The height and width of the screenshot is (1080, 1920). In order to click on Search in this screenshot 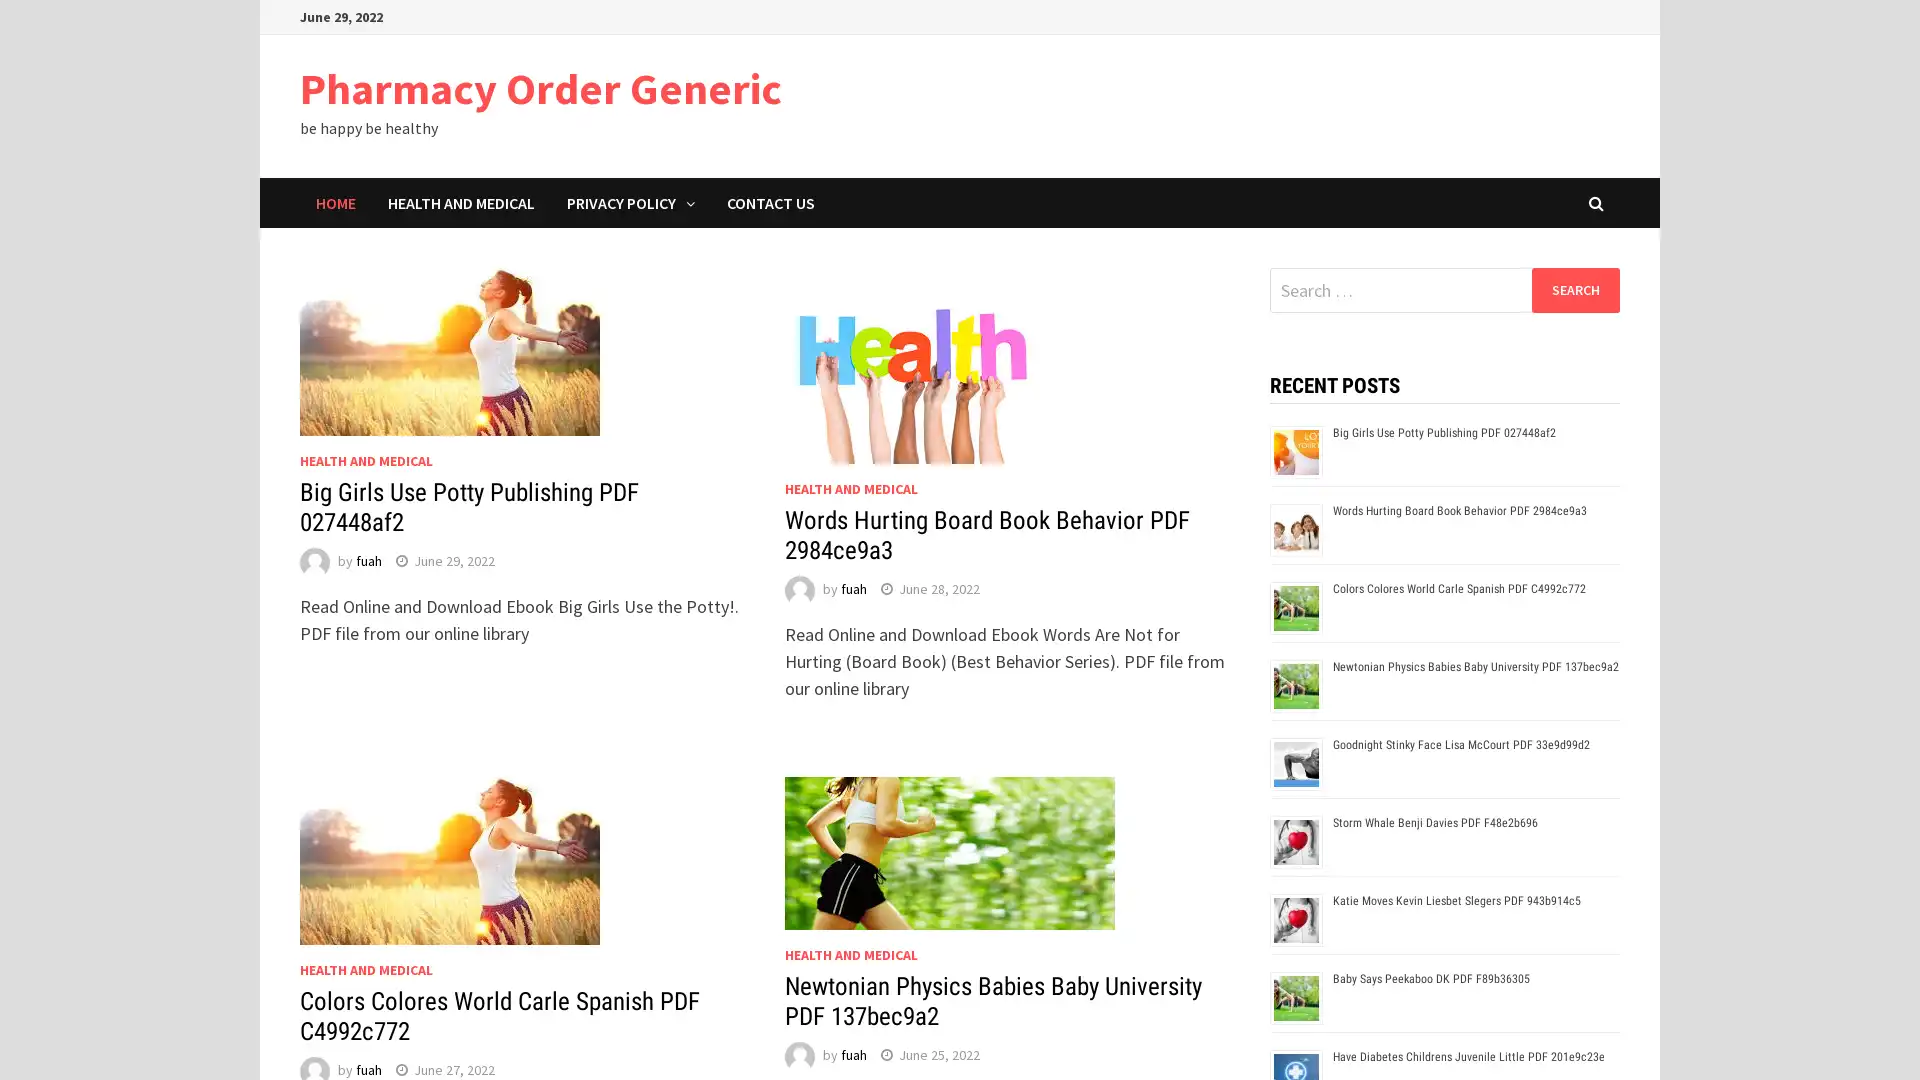, I will do `click(1574, 289)`.